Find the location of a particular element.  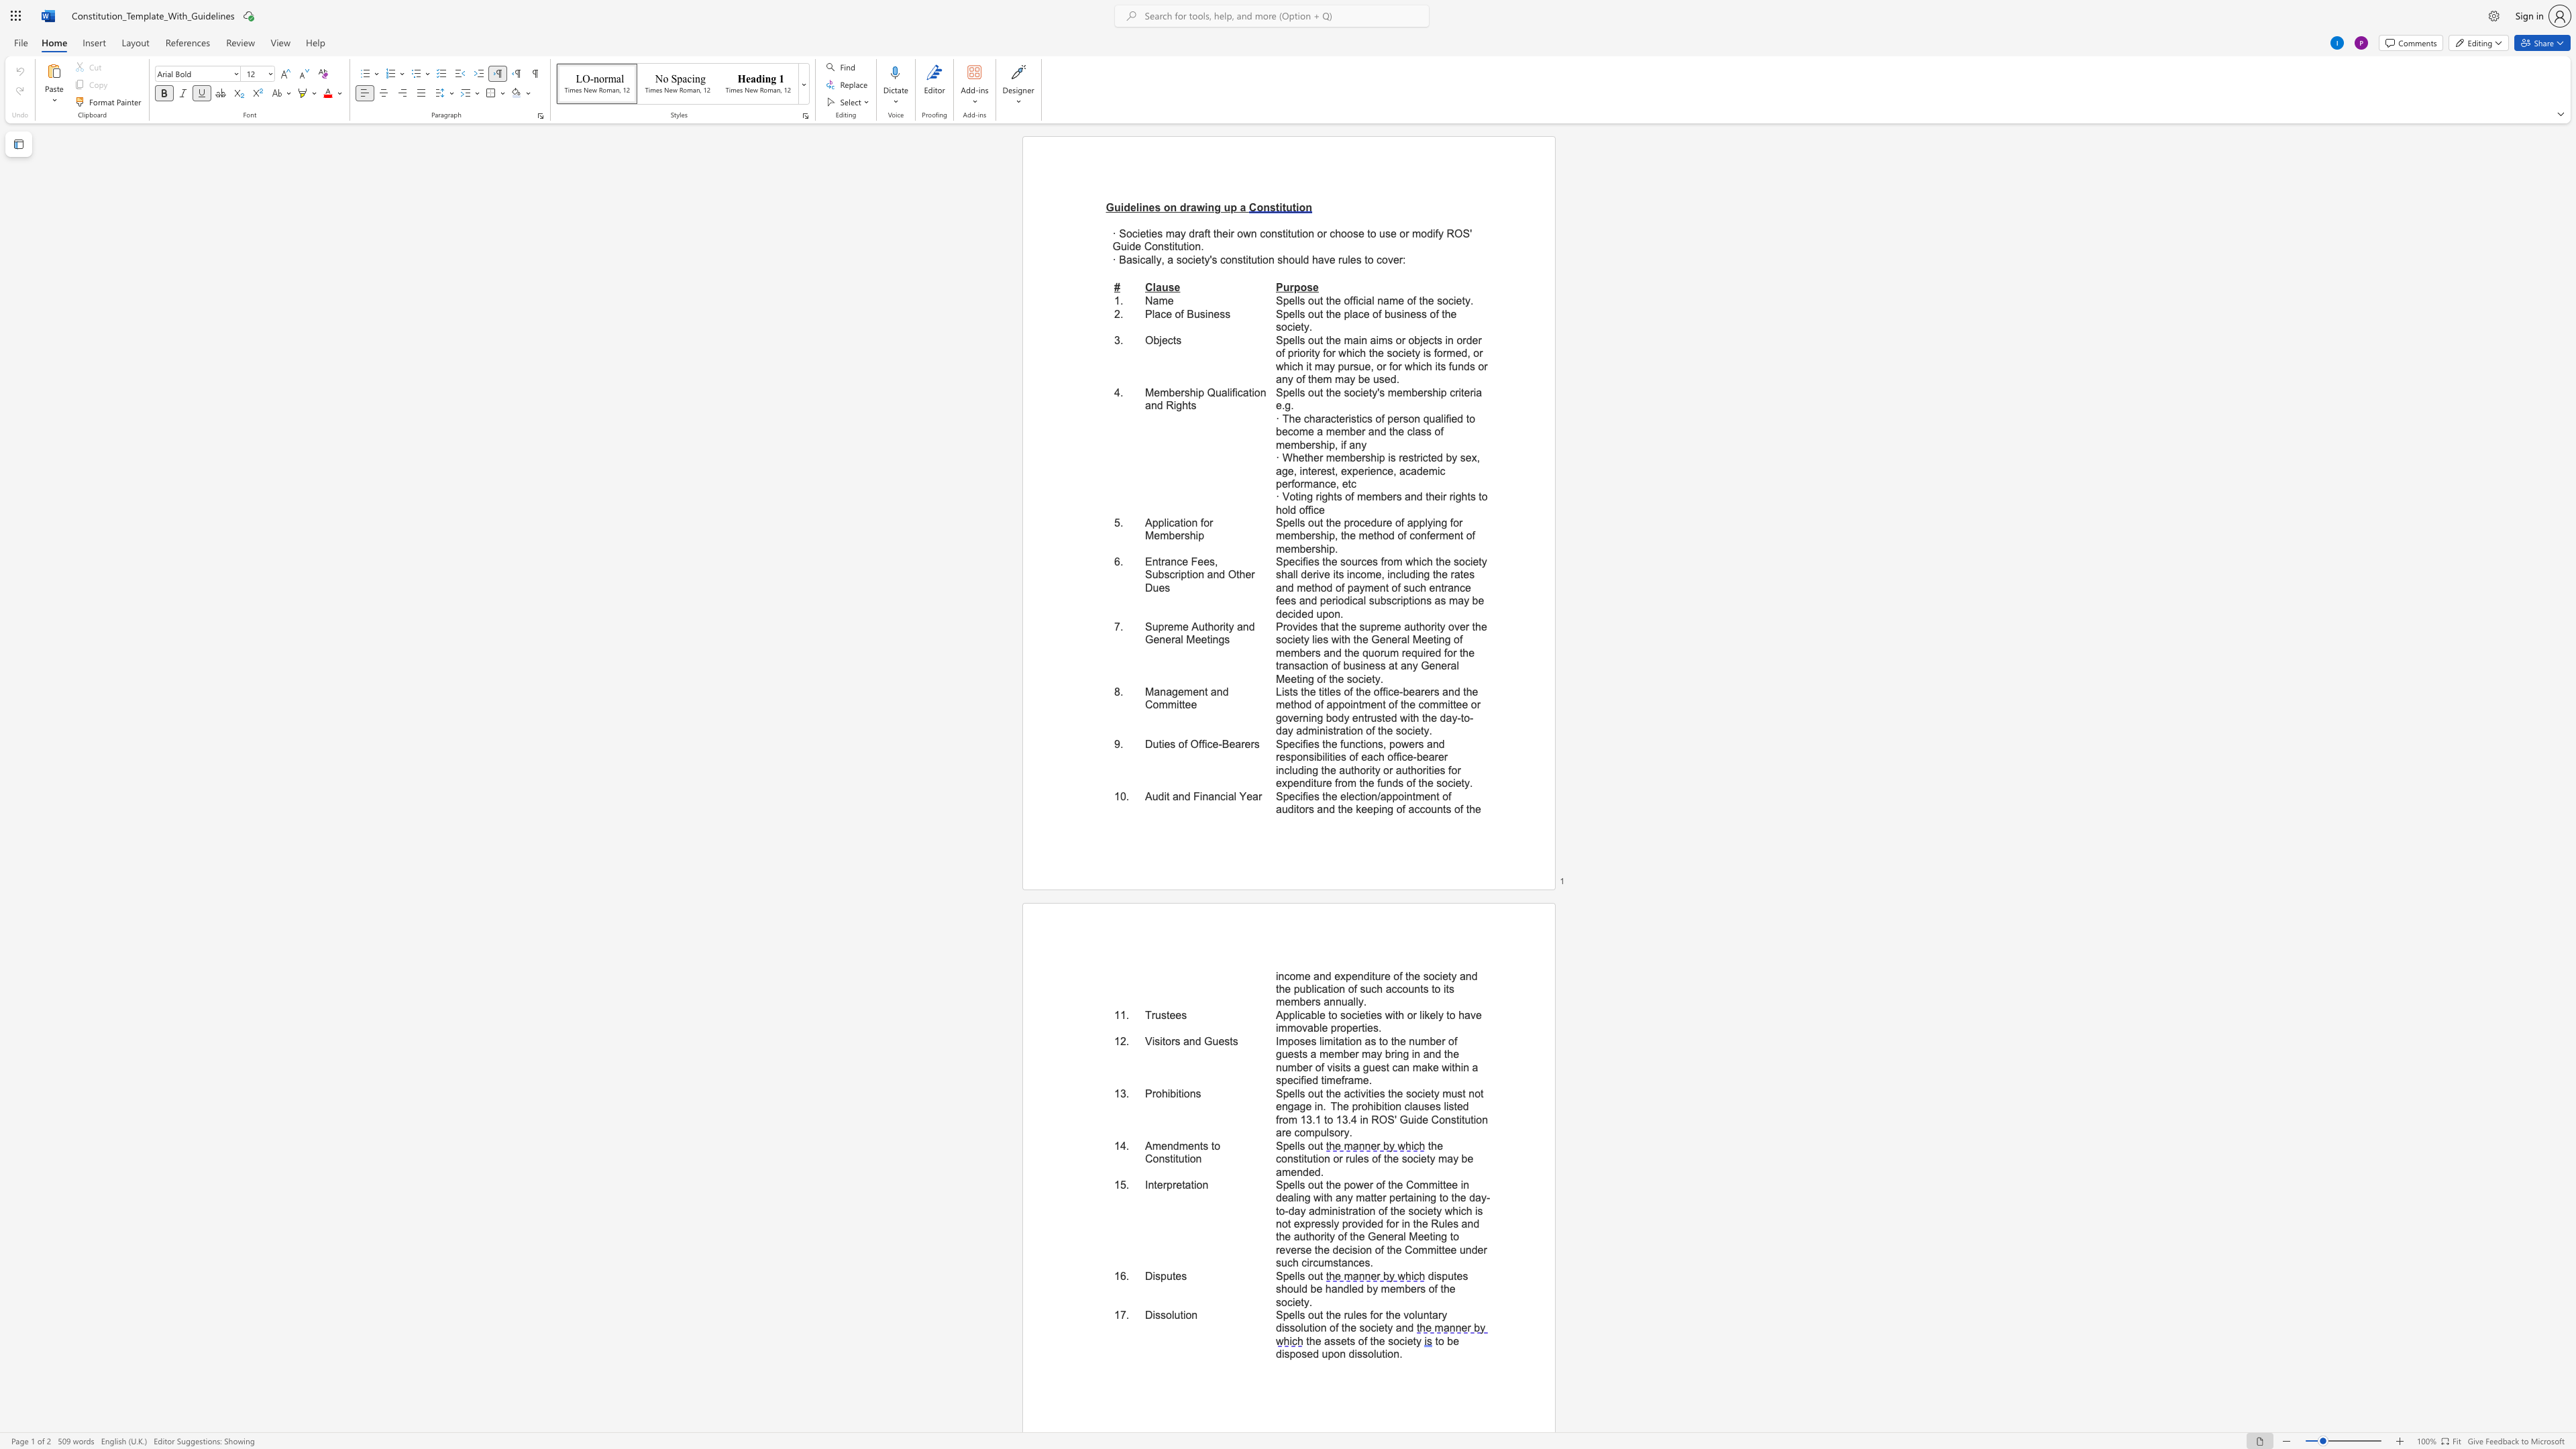

the subset text "nstituti" within the text "Amendments to Constitution" is located at coordinates (1157, 1158).